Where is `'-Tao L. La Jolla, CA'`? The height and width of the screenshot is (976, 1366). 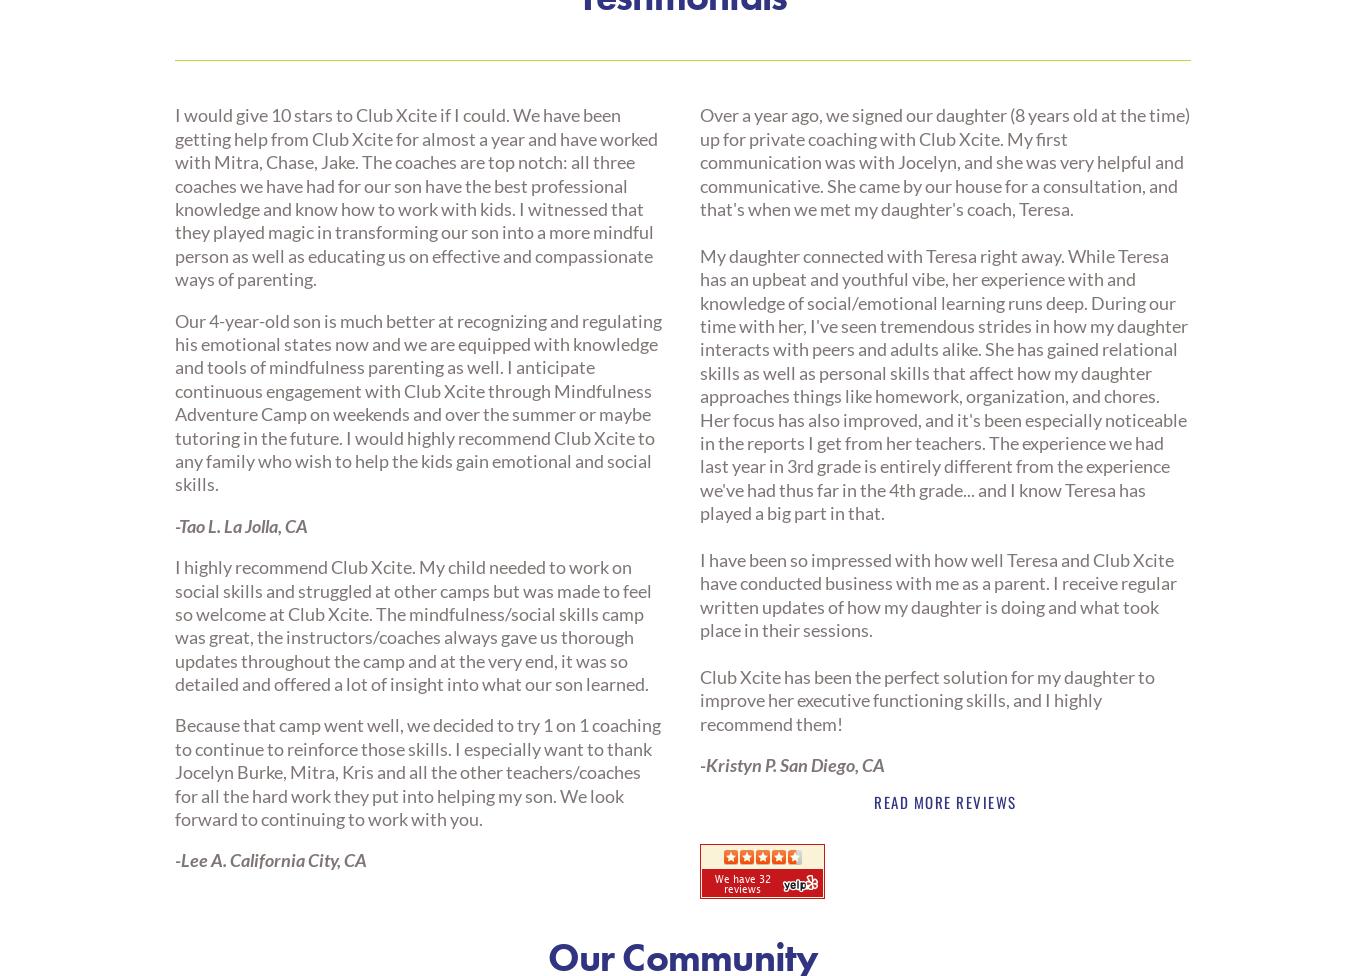
'-Tao L. La Jolla, CA' is located at coordinates (241, 524).